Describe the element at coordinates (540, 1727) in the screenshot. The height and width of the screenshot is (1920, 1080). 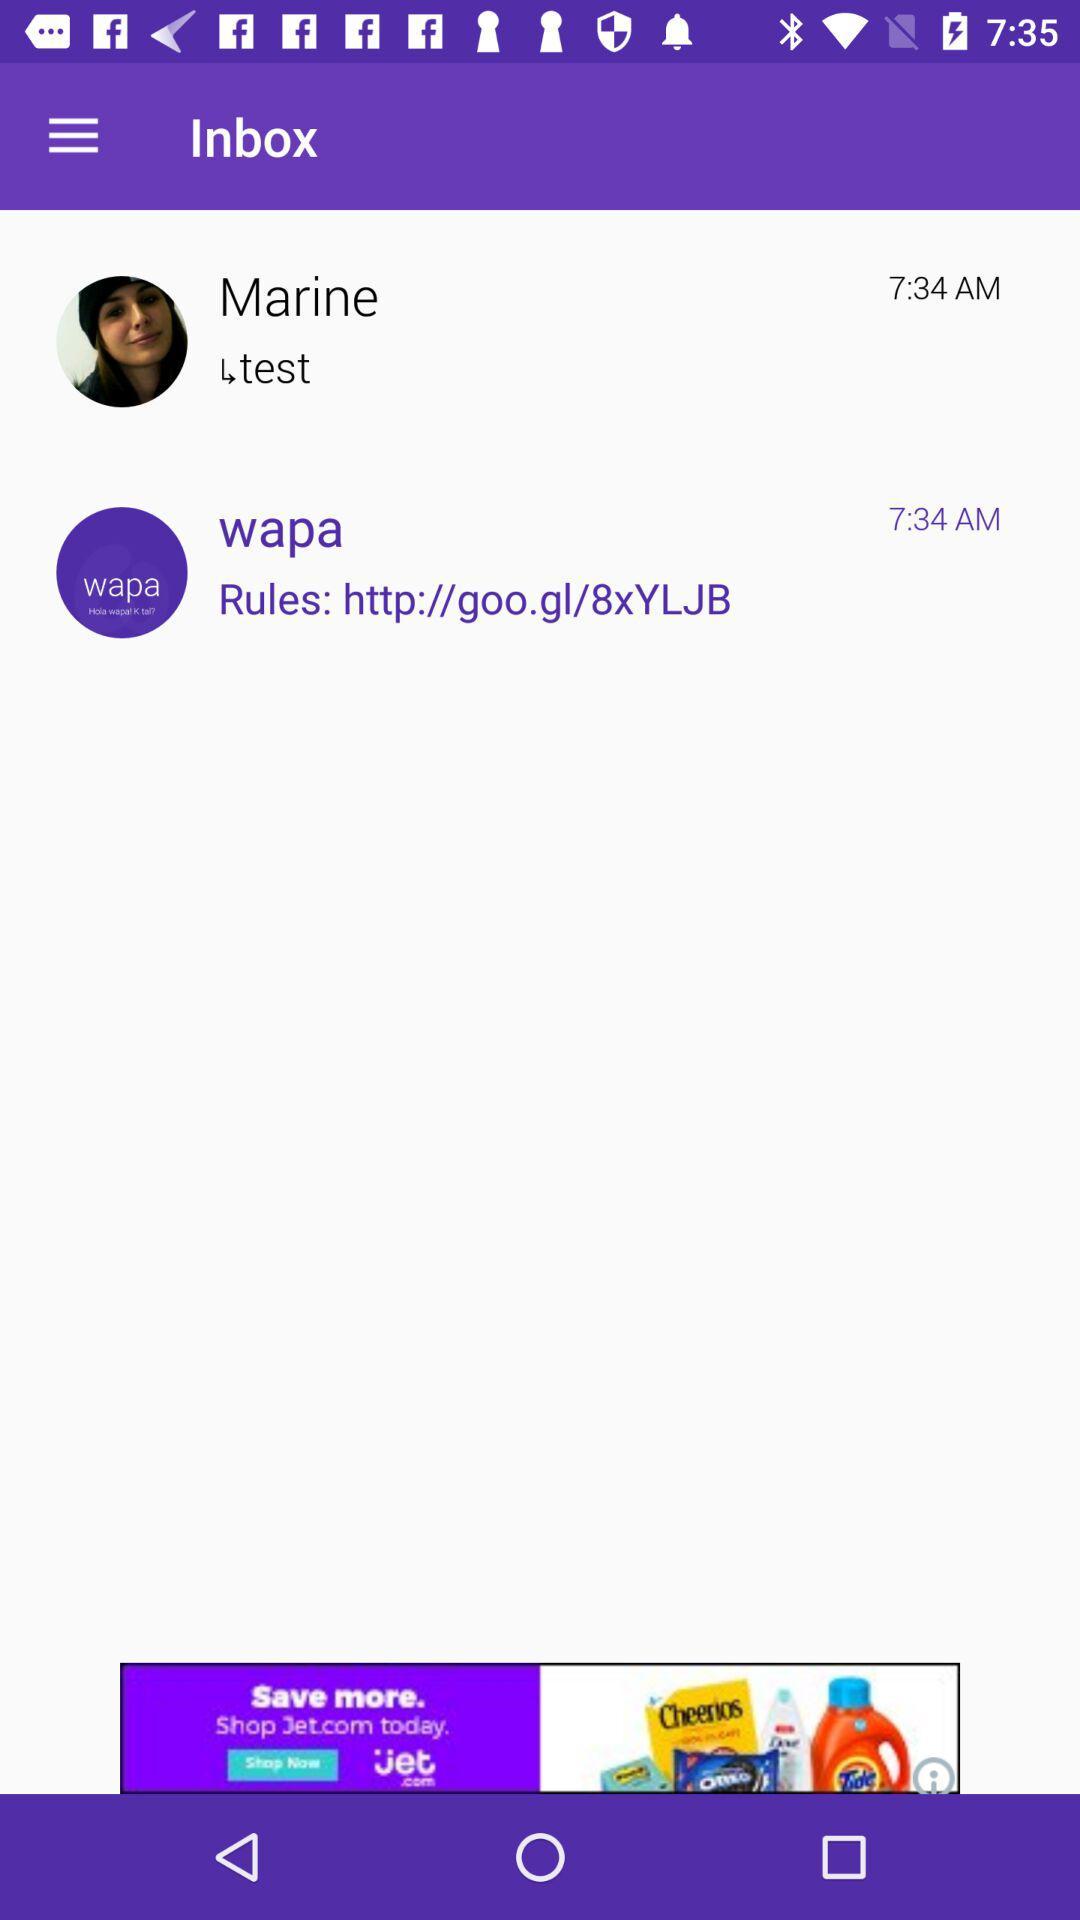
I see `click discriiption` at that location.